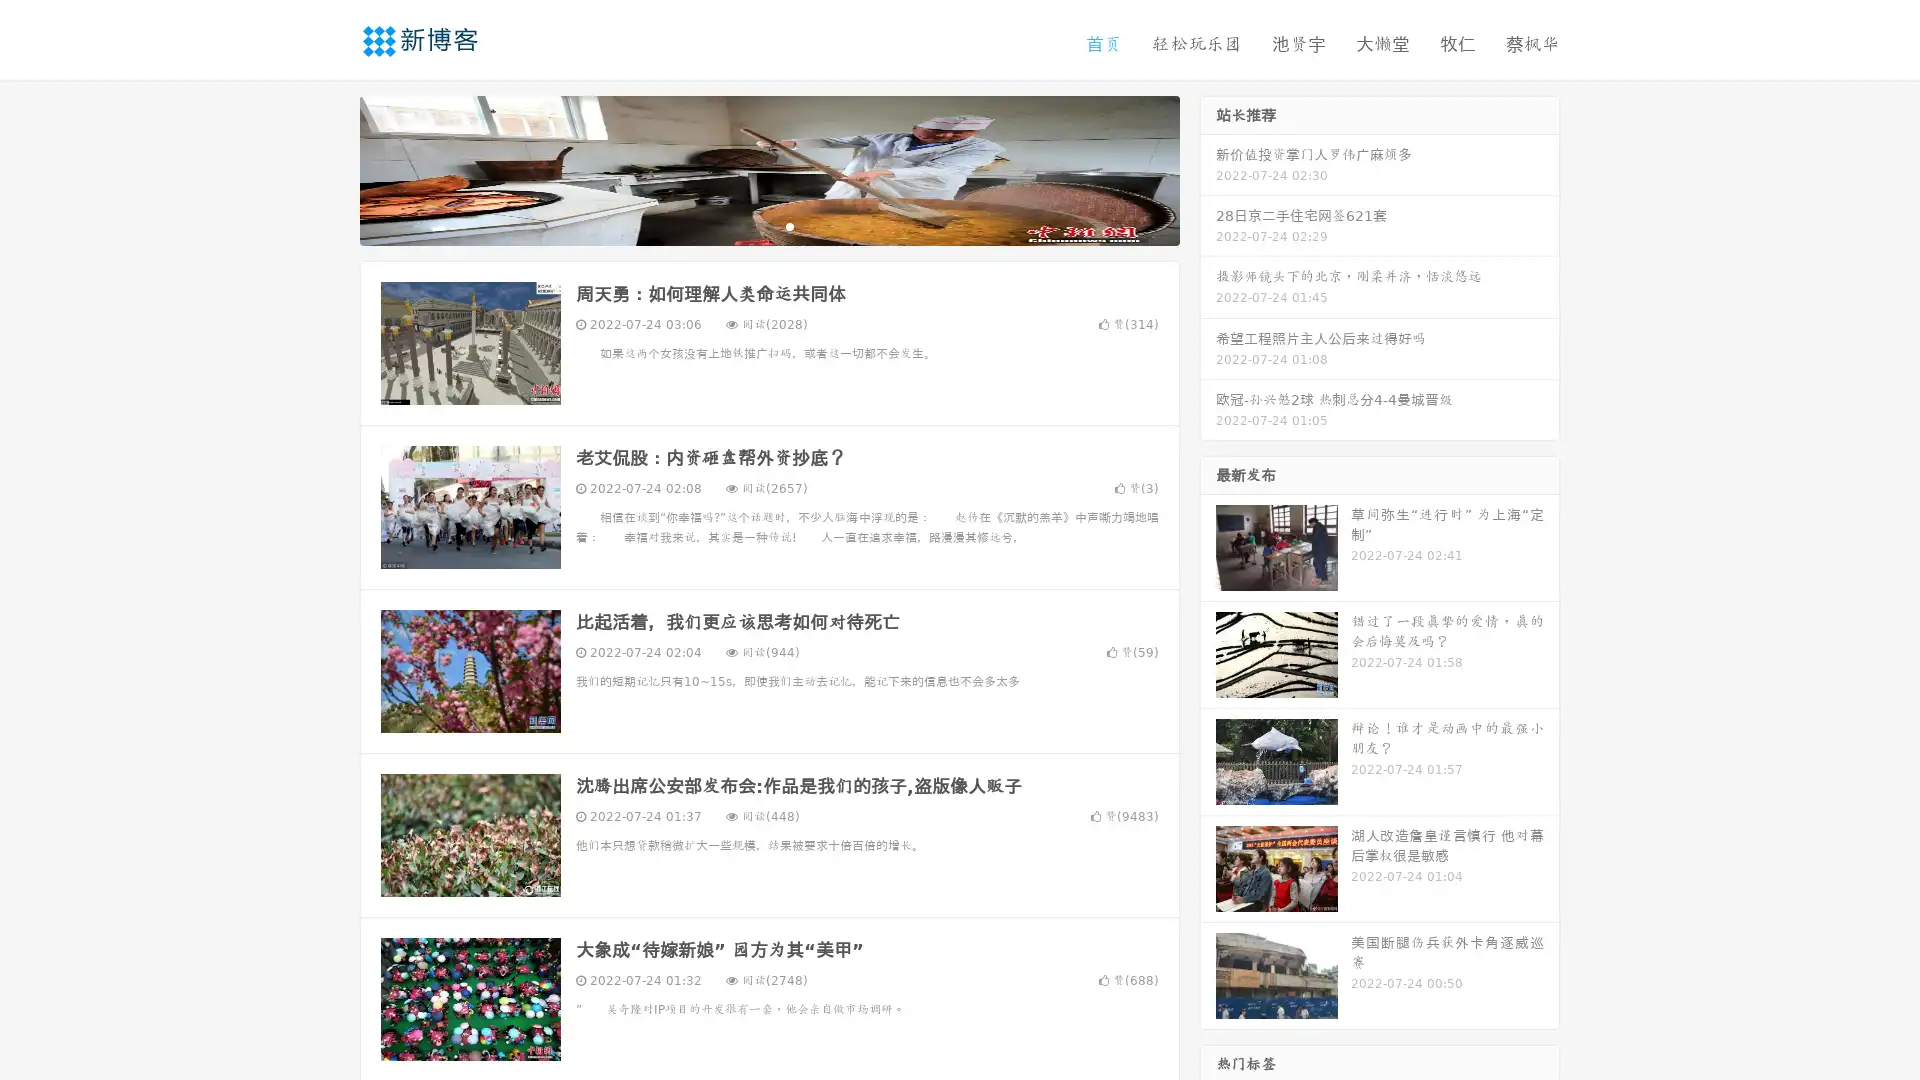 The height and width of the screenshot is (1080, 1920). I want to click on Go to slide 2, so click(768, 225).